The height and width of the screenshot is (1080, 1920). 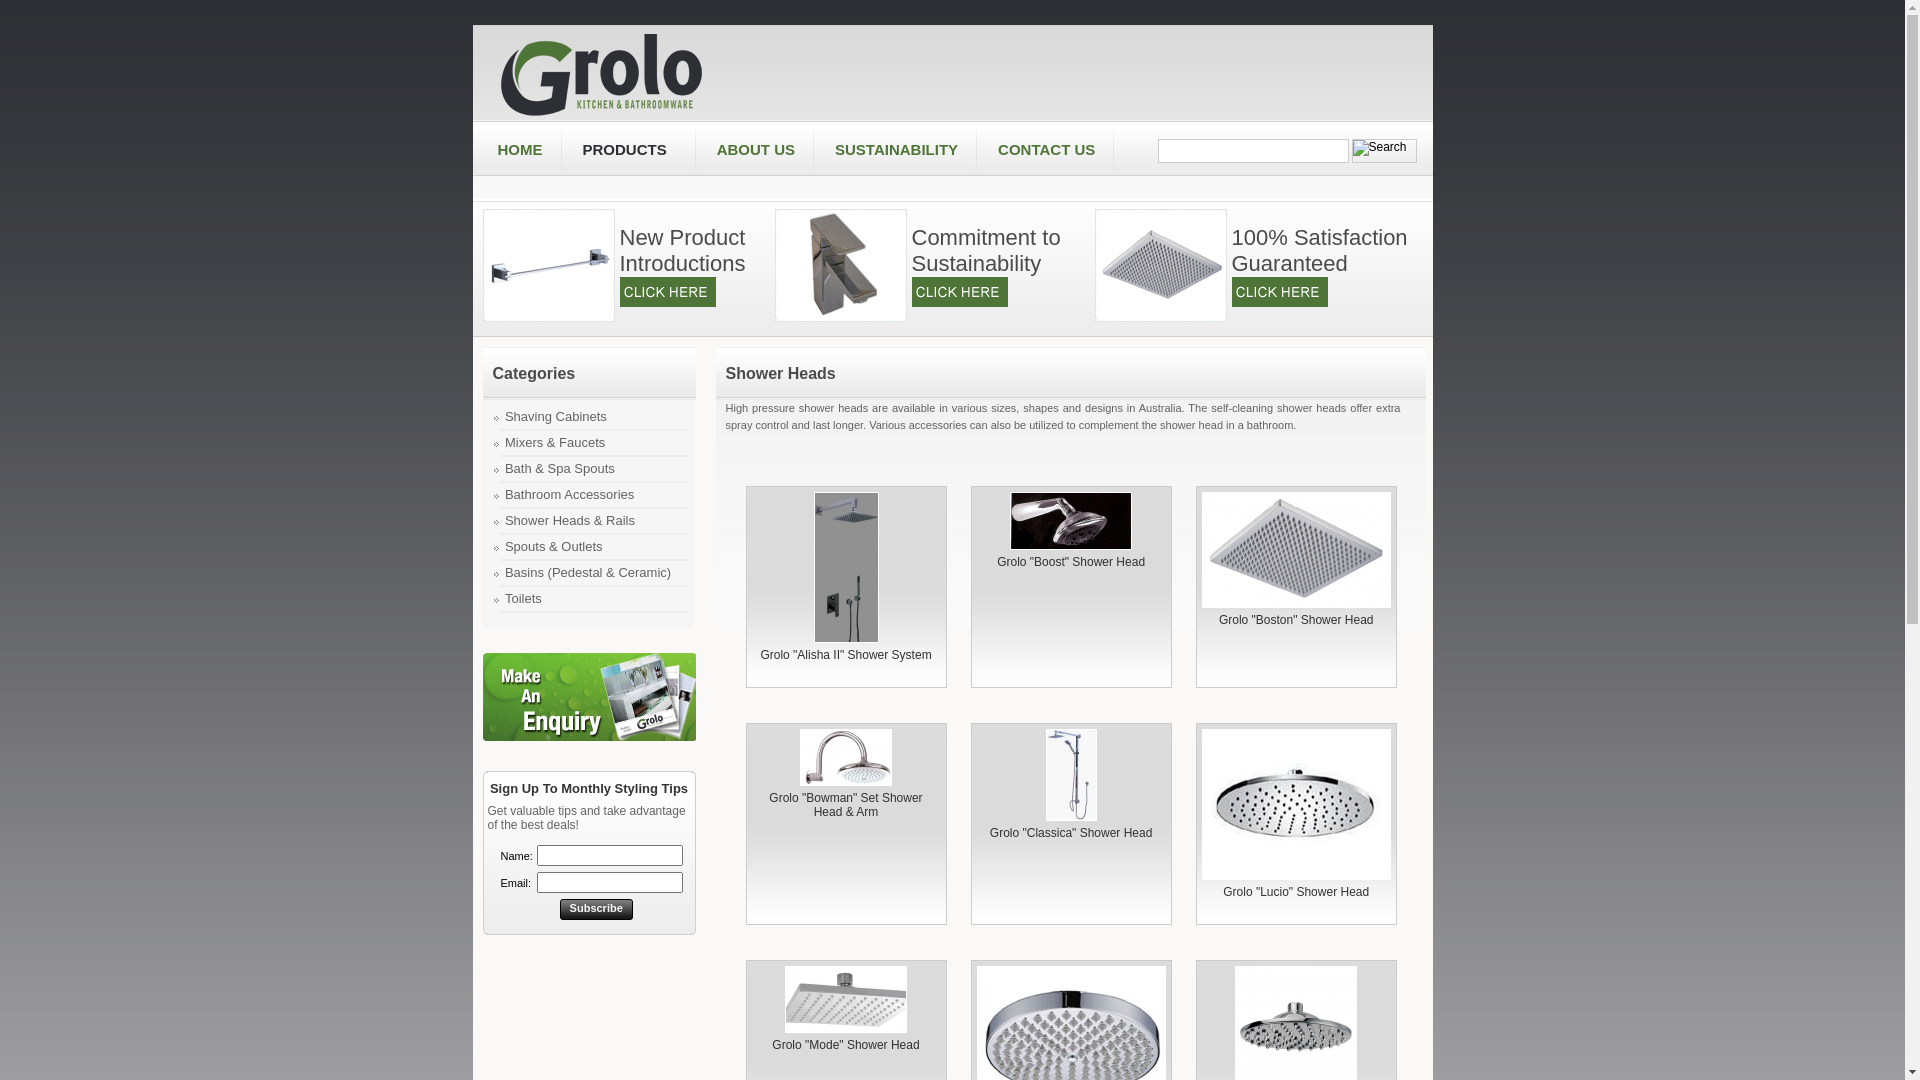 What do you see at coordinates (845, 999) in the screenshot?
I see `'Grolo "Mode" Shower Head'` at bounding box center [845, 999].